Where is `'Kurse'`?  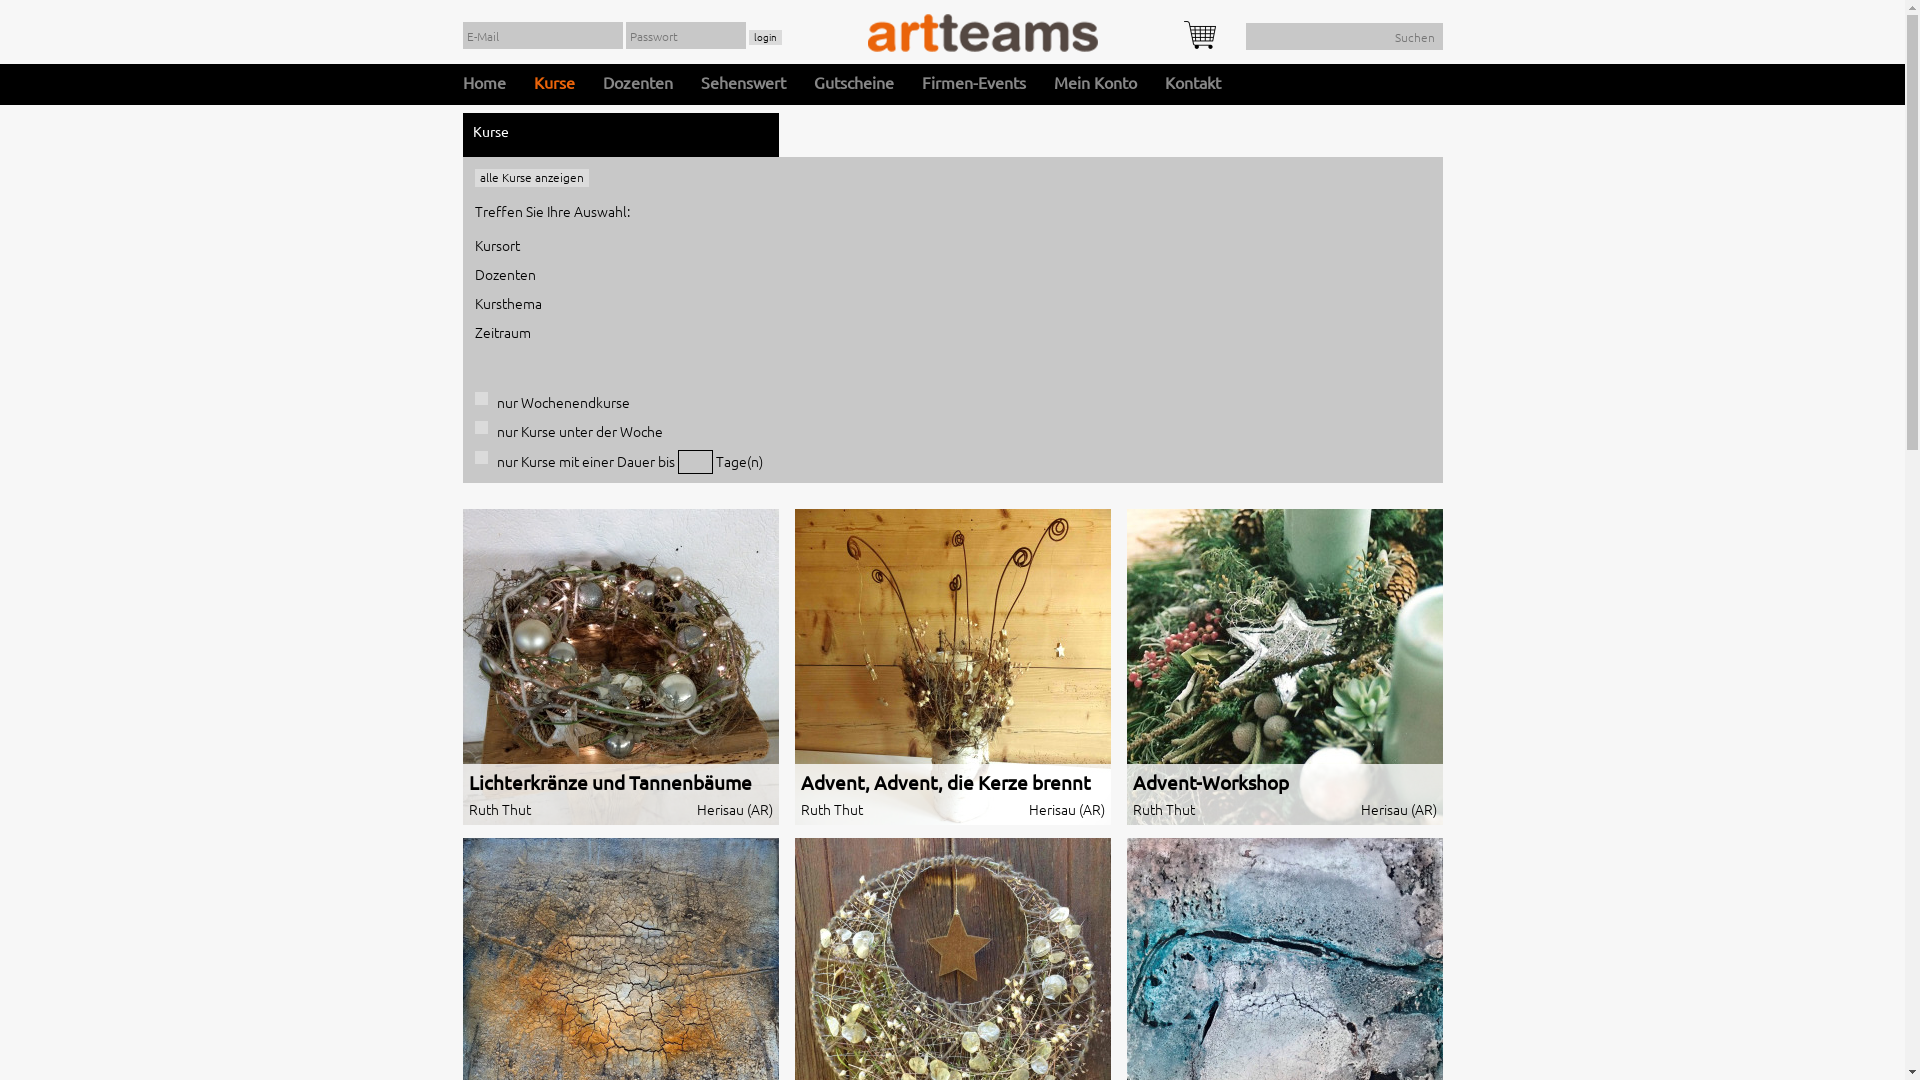 'Kurse' is located at coordinates (554, 83).